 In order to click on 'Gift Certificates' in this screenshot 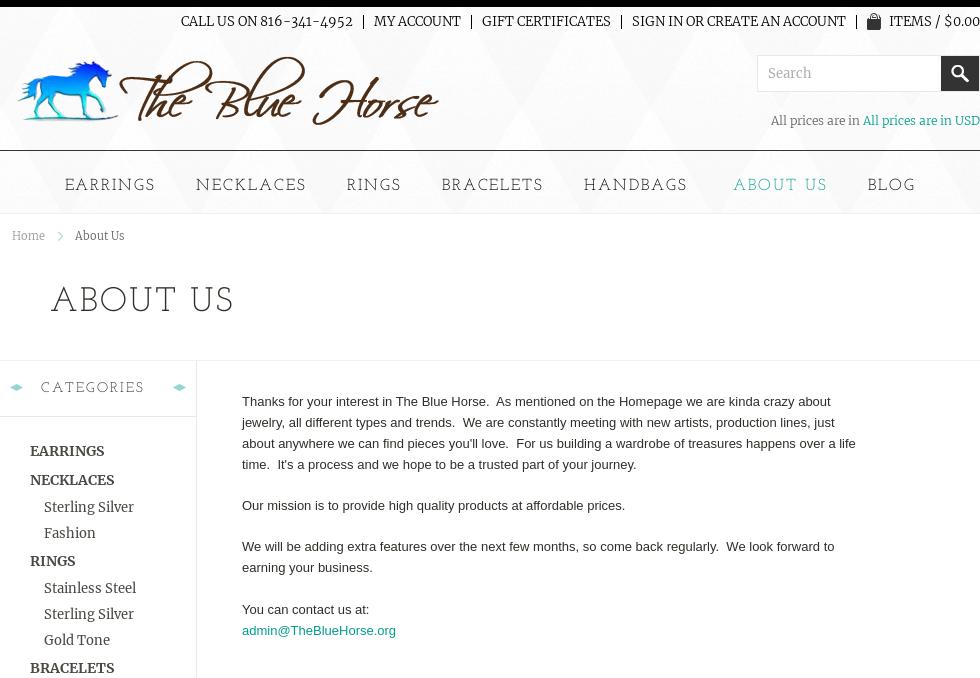, I will do `click(546, 20)`.